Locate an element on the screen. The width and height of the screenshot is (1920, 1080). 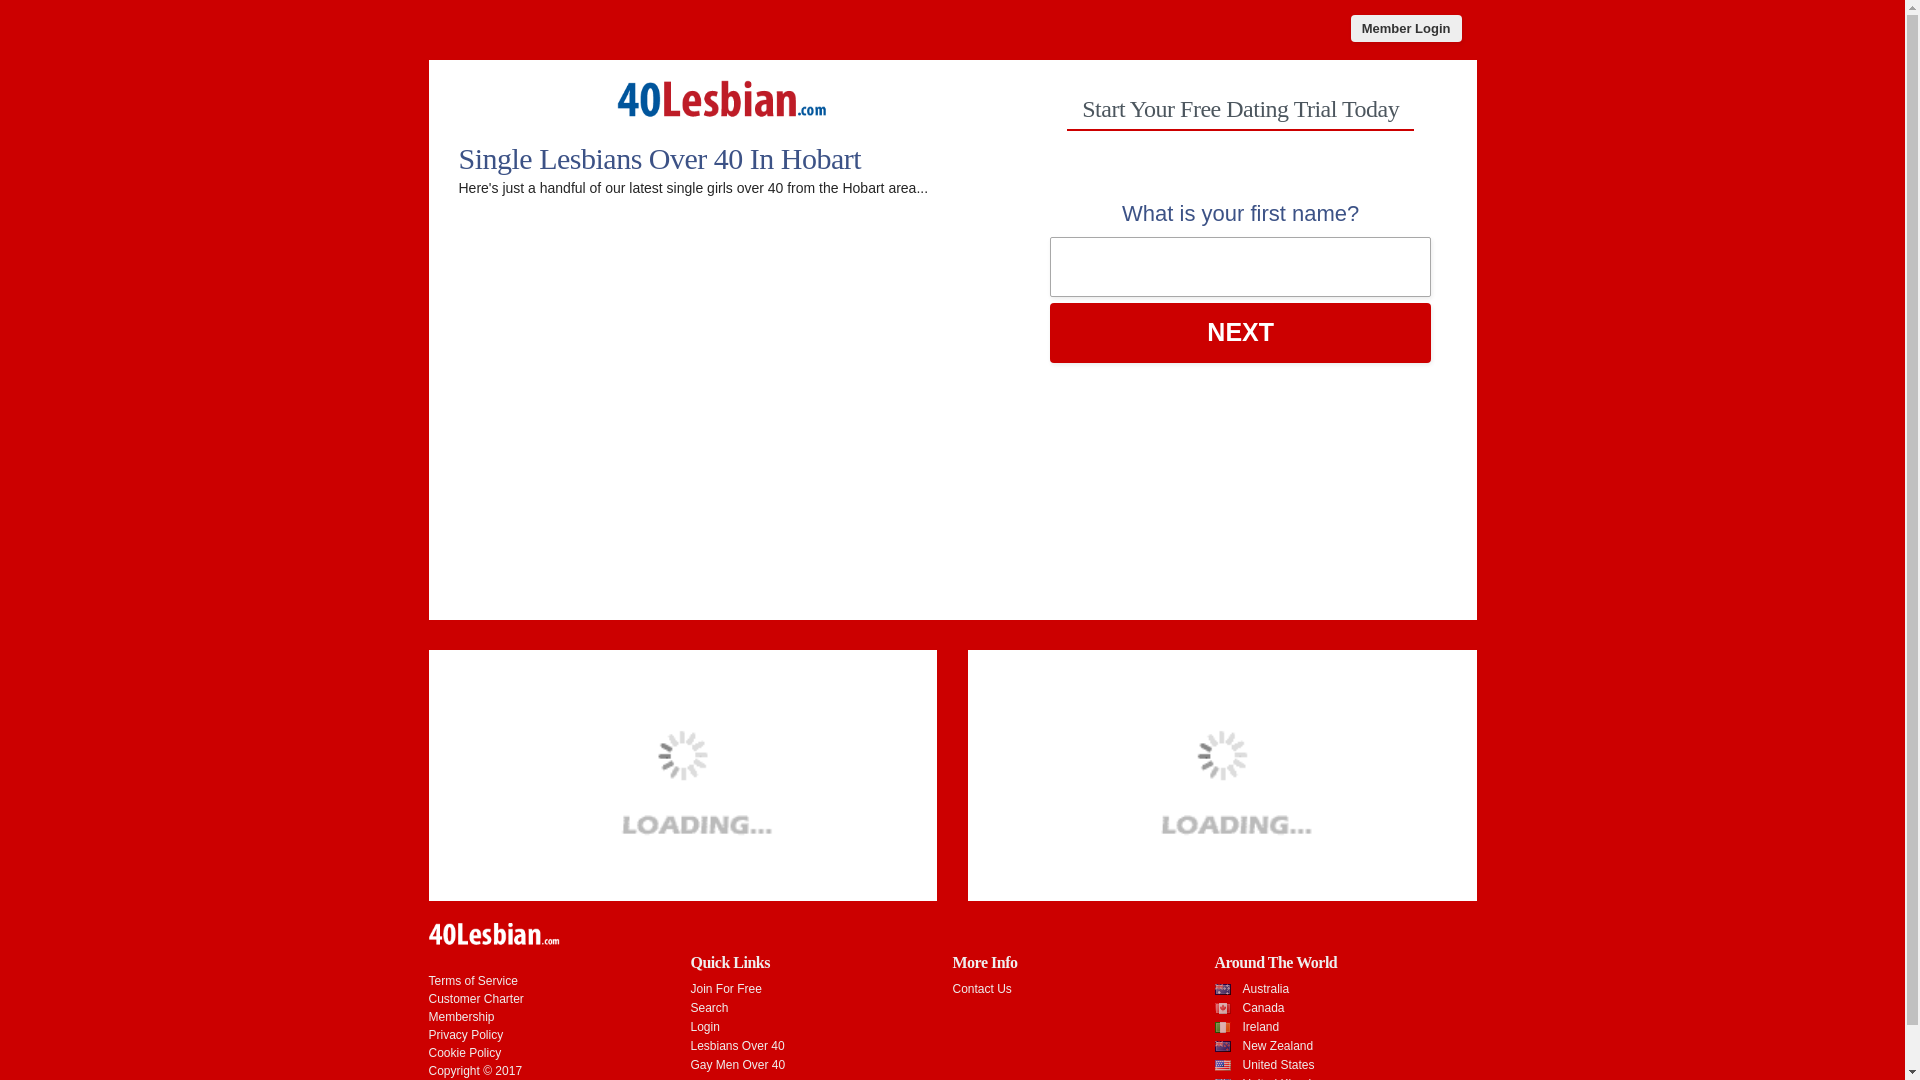
'Ireland' is located at coordinates (1259, 1026).